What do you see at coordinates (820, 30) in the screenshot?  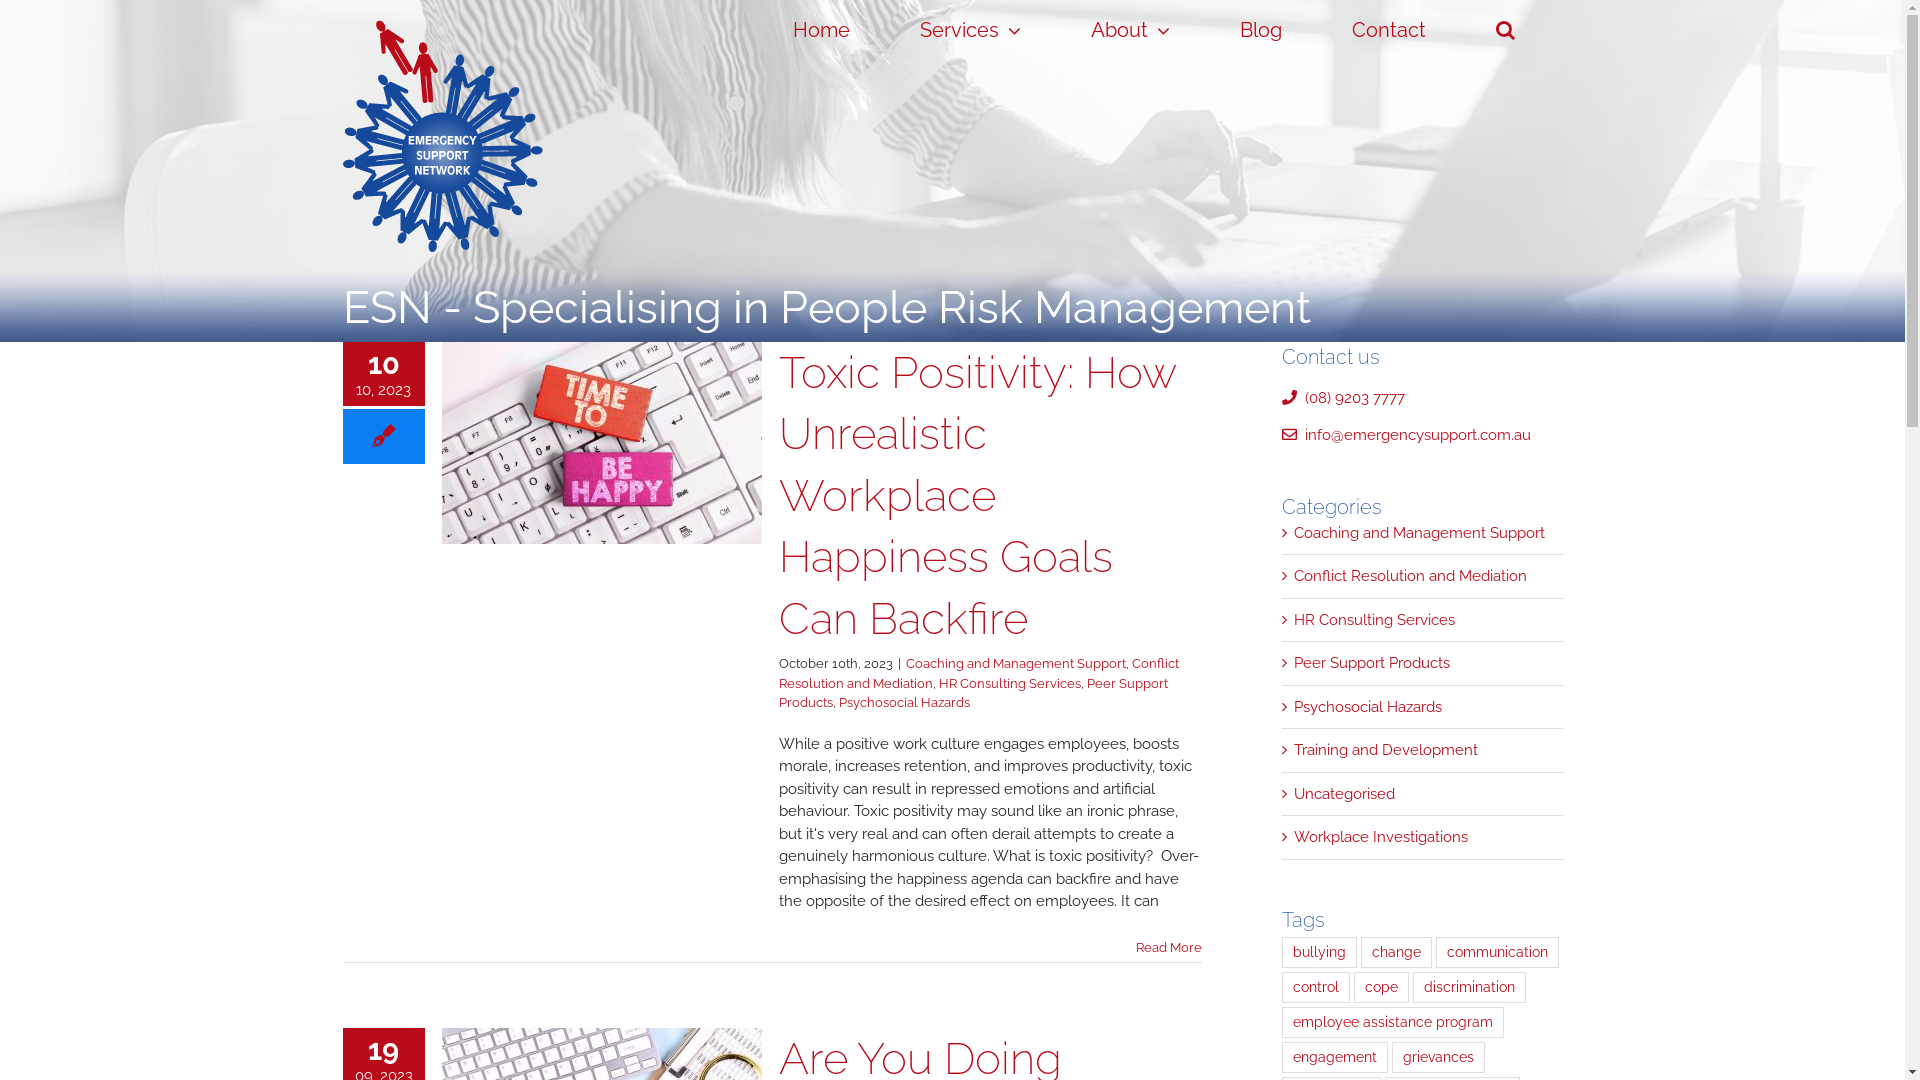 I see `'Home'` at bounding box center [820, 30].